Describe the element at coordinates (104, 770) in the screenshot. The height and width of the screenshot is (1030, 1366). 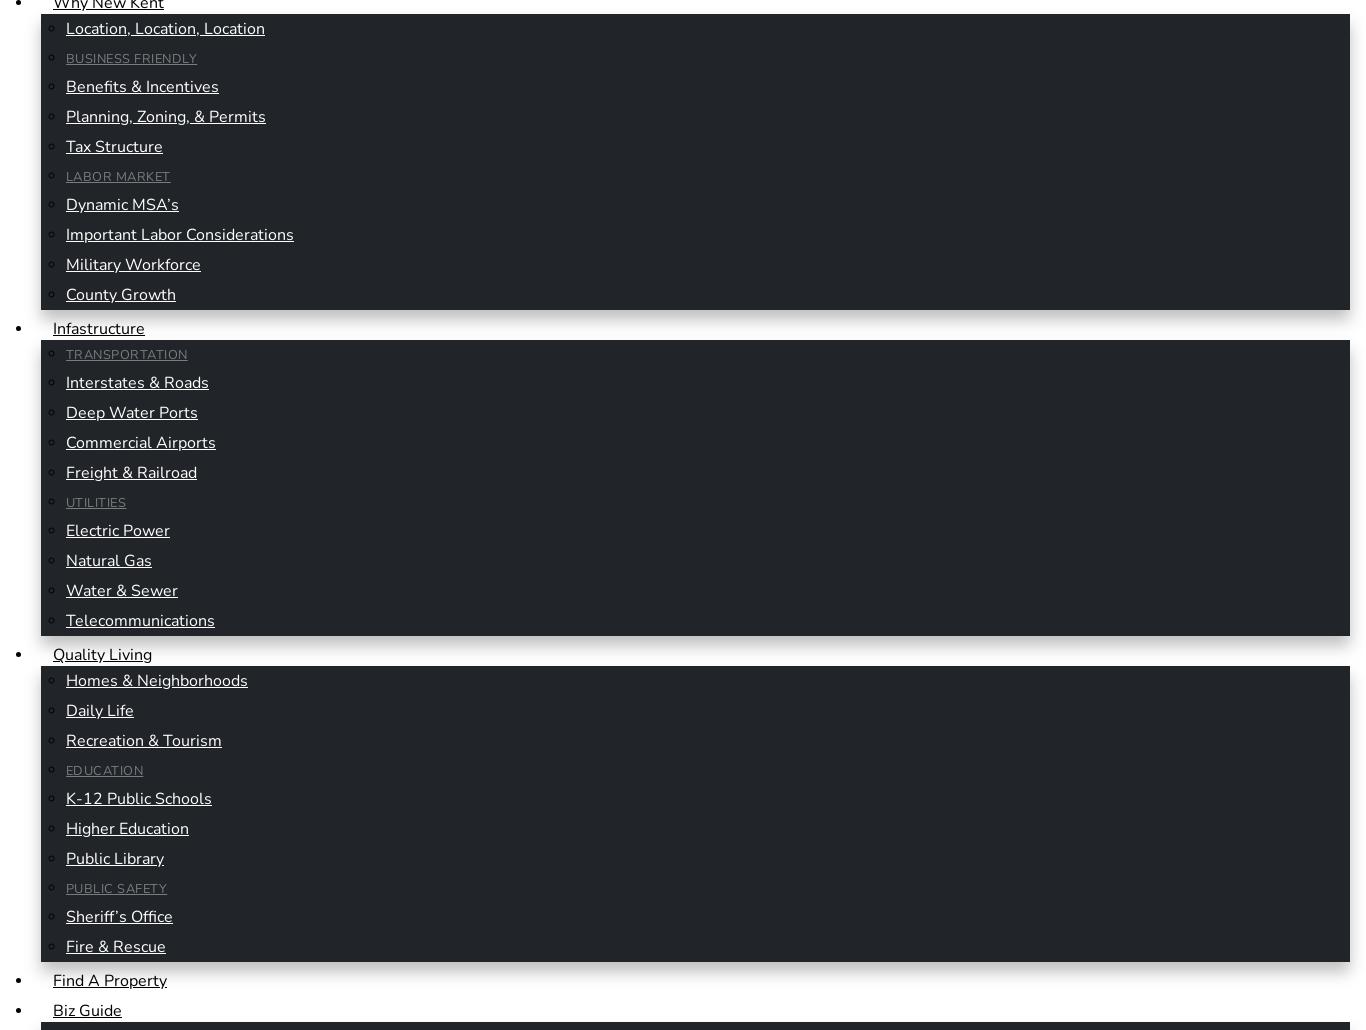
I see `'Education'` at that location.